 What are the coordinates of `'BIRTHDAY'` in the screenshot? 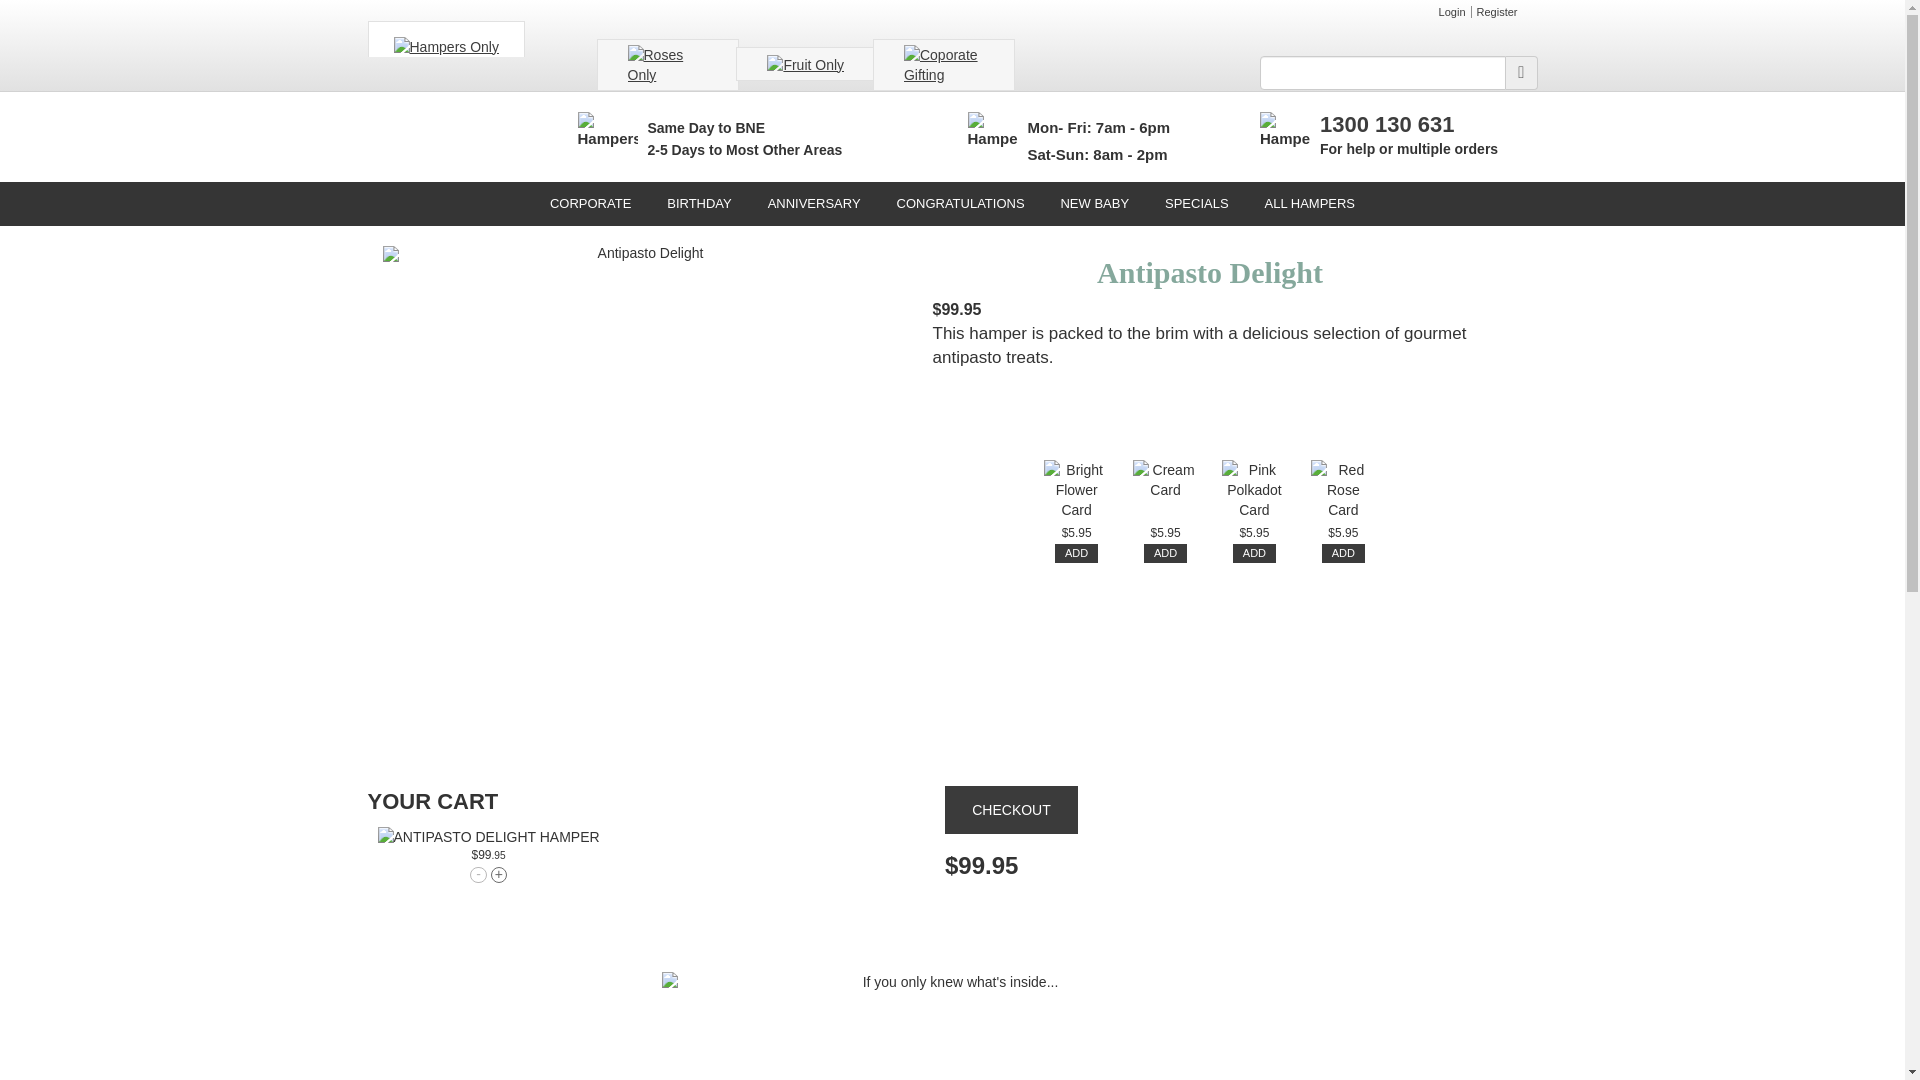 It's located at (699, 204).